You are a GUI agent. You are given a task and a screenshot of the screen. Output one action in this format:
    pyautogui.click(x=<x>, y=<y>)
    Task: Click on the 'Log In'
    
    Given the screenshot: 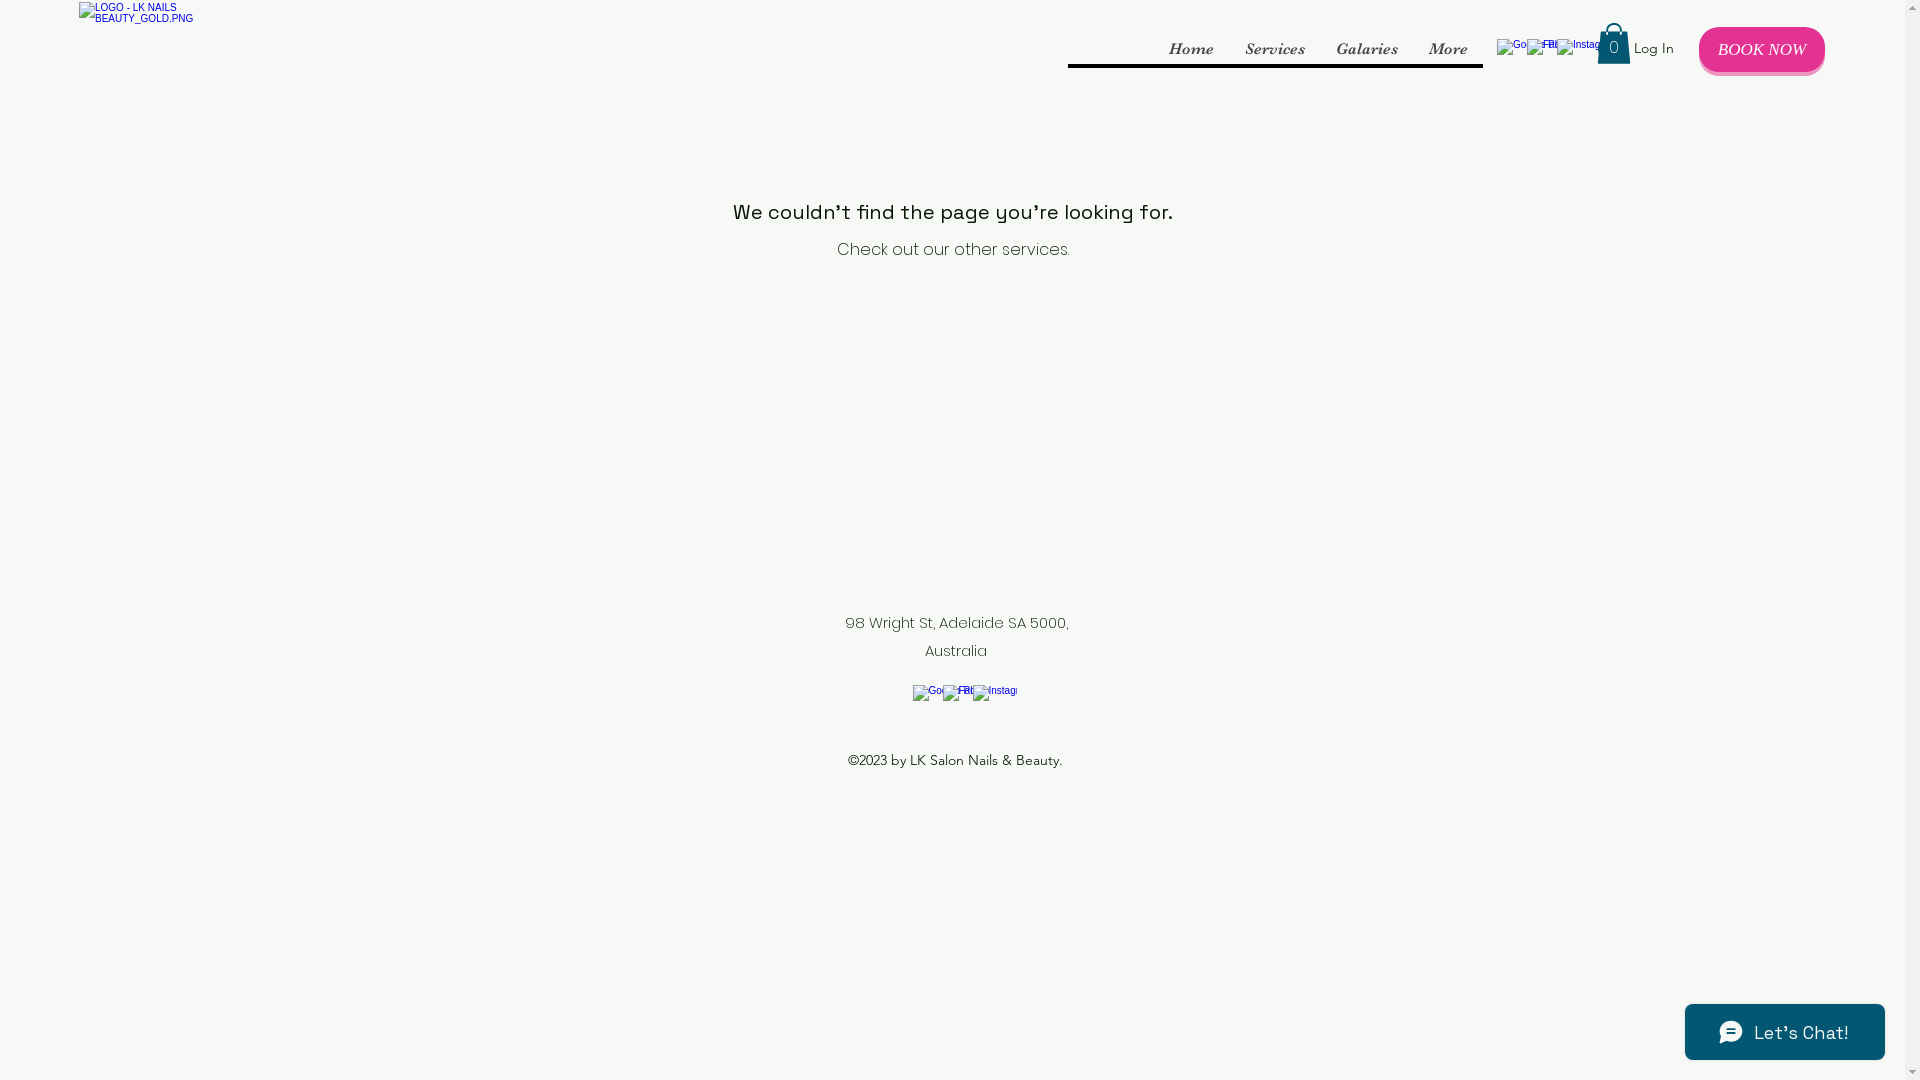 What is the action you would take?
    pyautogui.click(x=1628, y=47)
    